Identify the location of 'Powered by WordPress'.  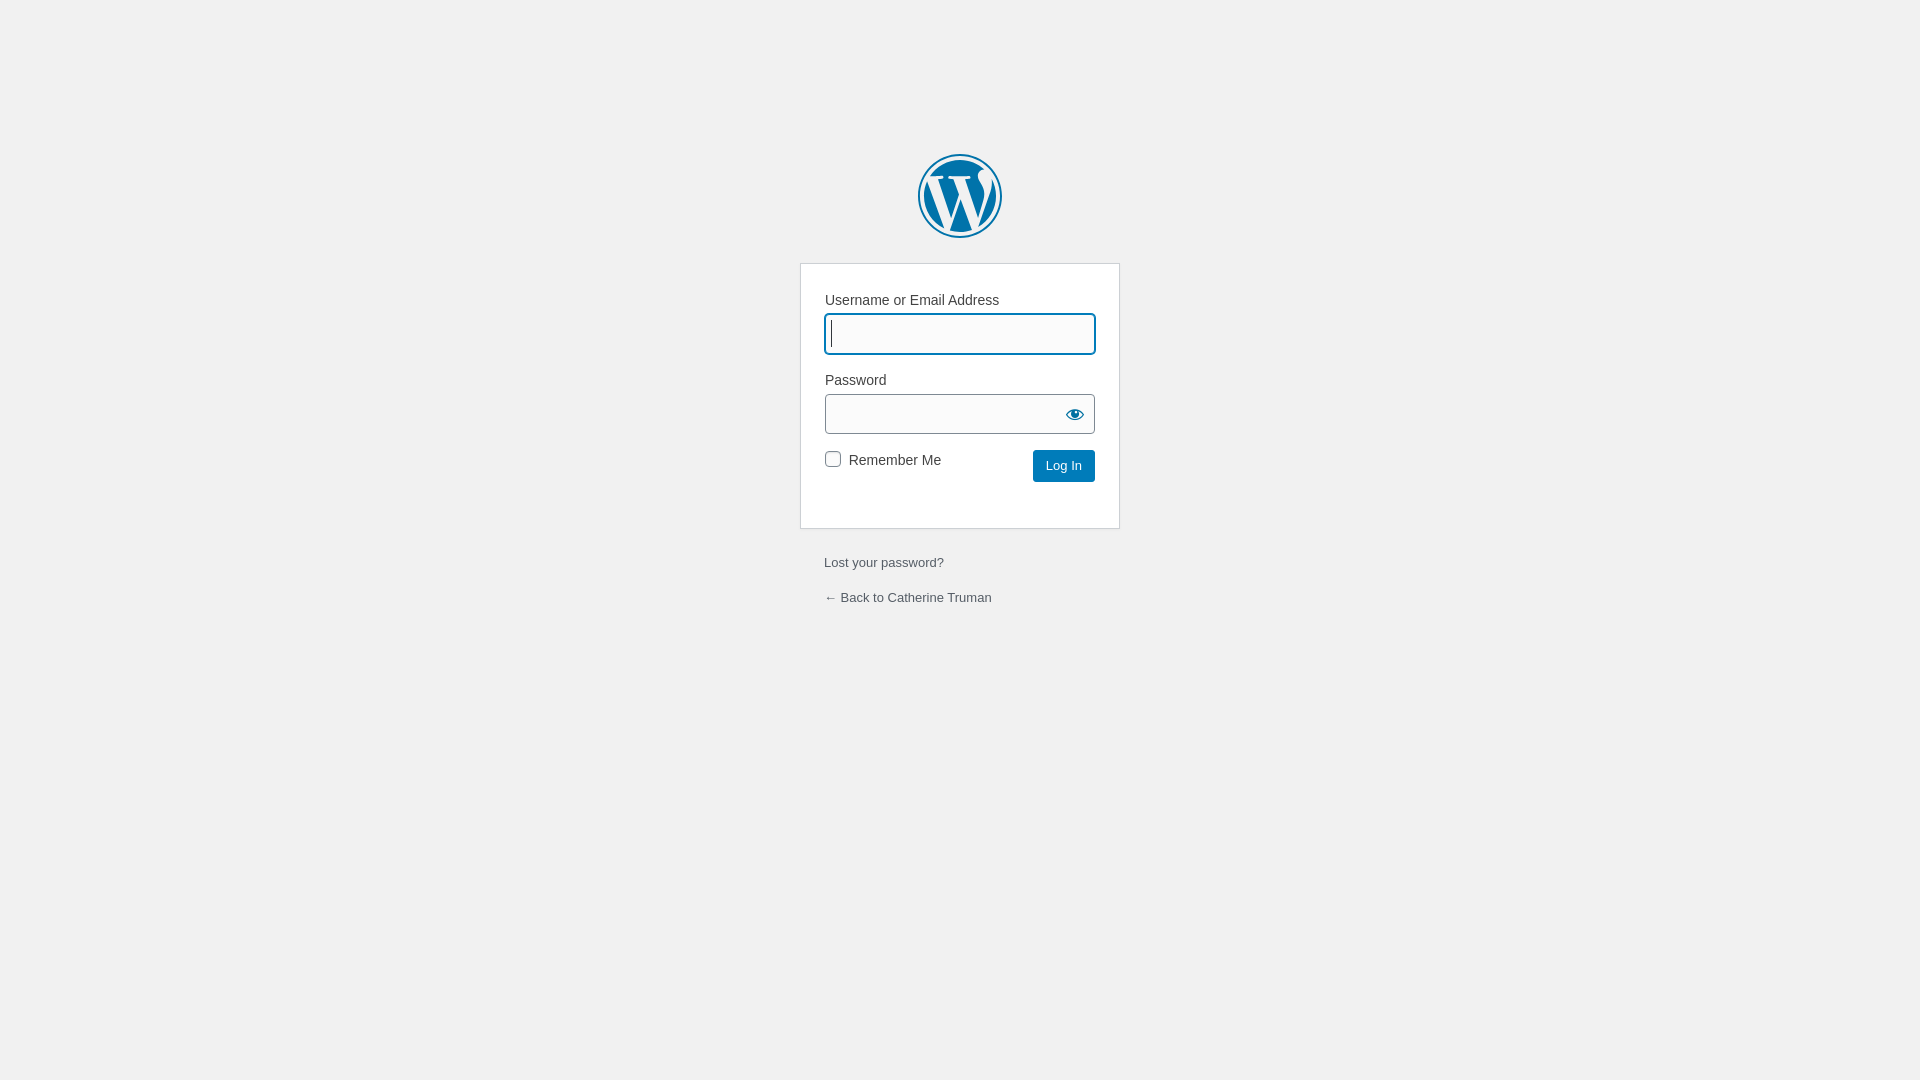
(960, 196).